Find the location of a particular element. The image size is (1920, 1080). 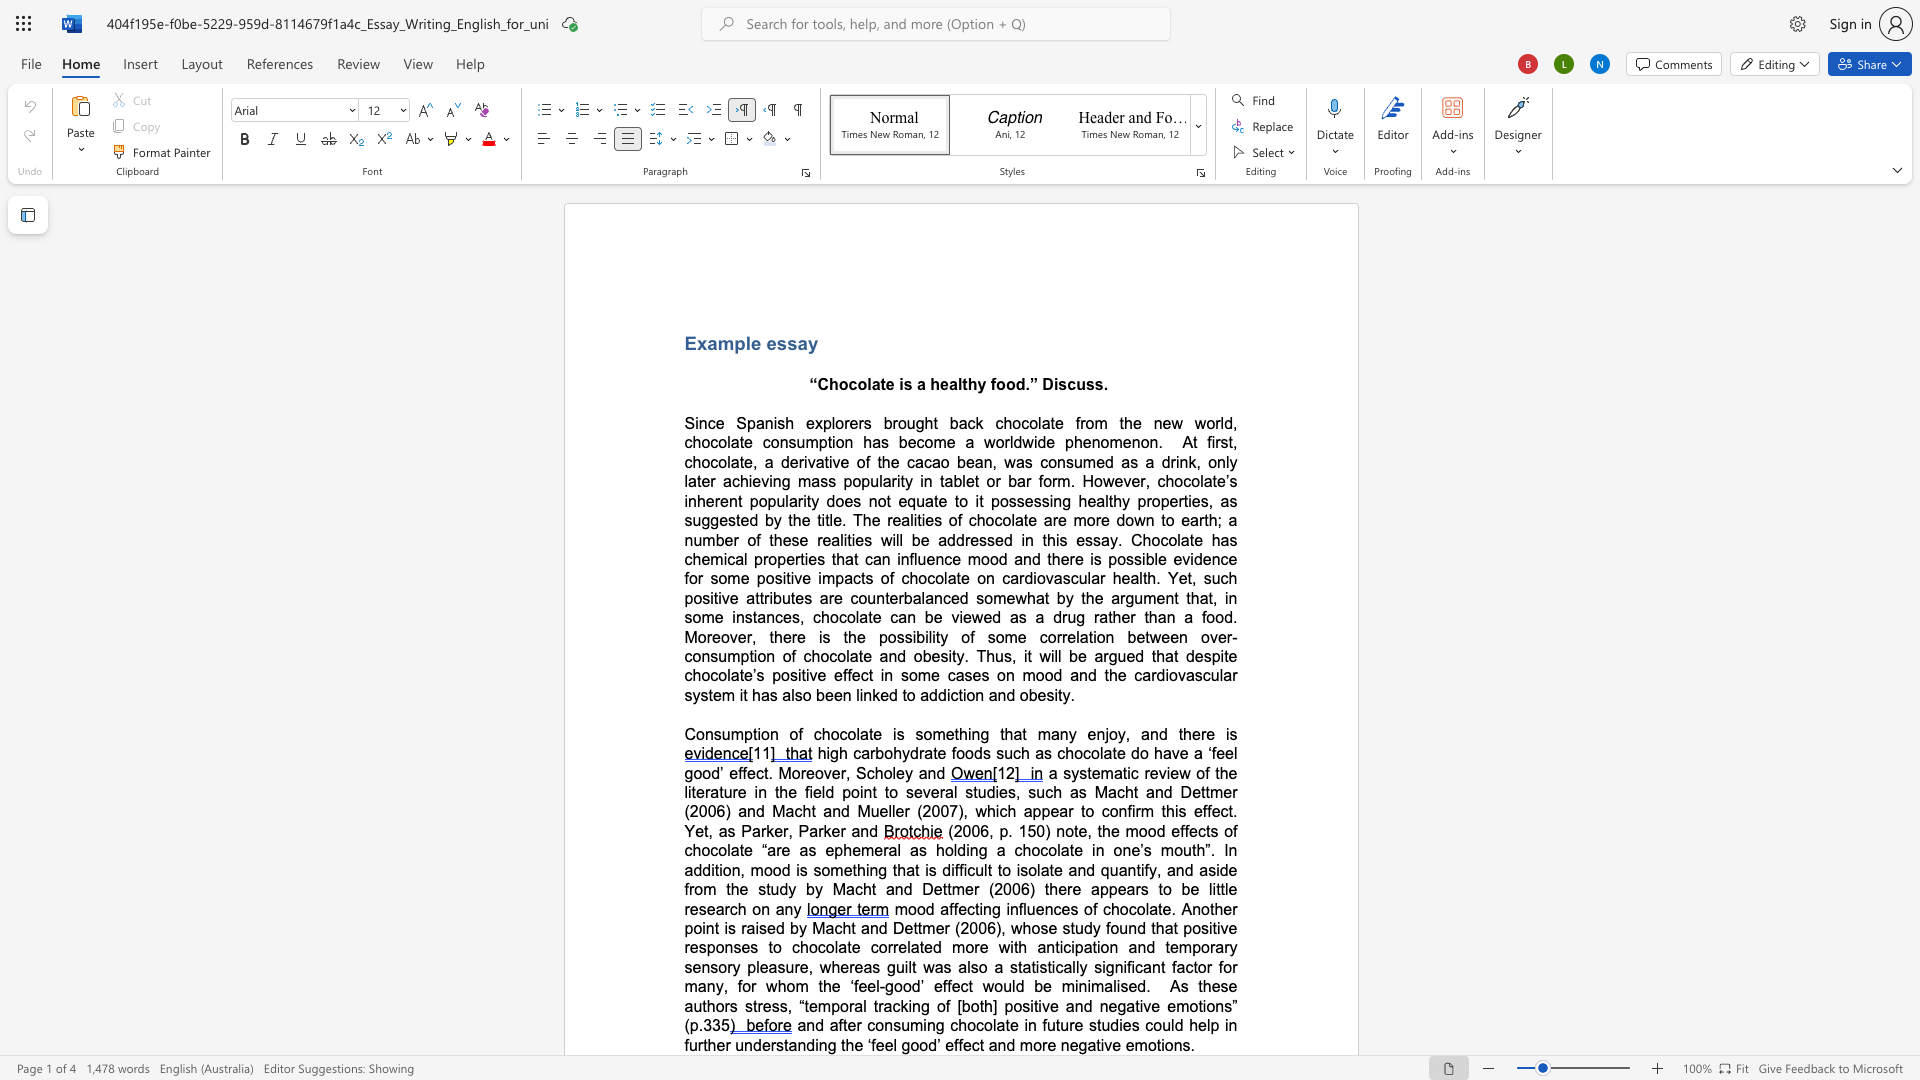

the 2th character "a" in the text is located at coordinates (1017, 734).